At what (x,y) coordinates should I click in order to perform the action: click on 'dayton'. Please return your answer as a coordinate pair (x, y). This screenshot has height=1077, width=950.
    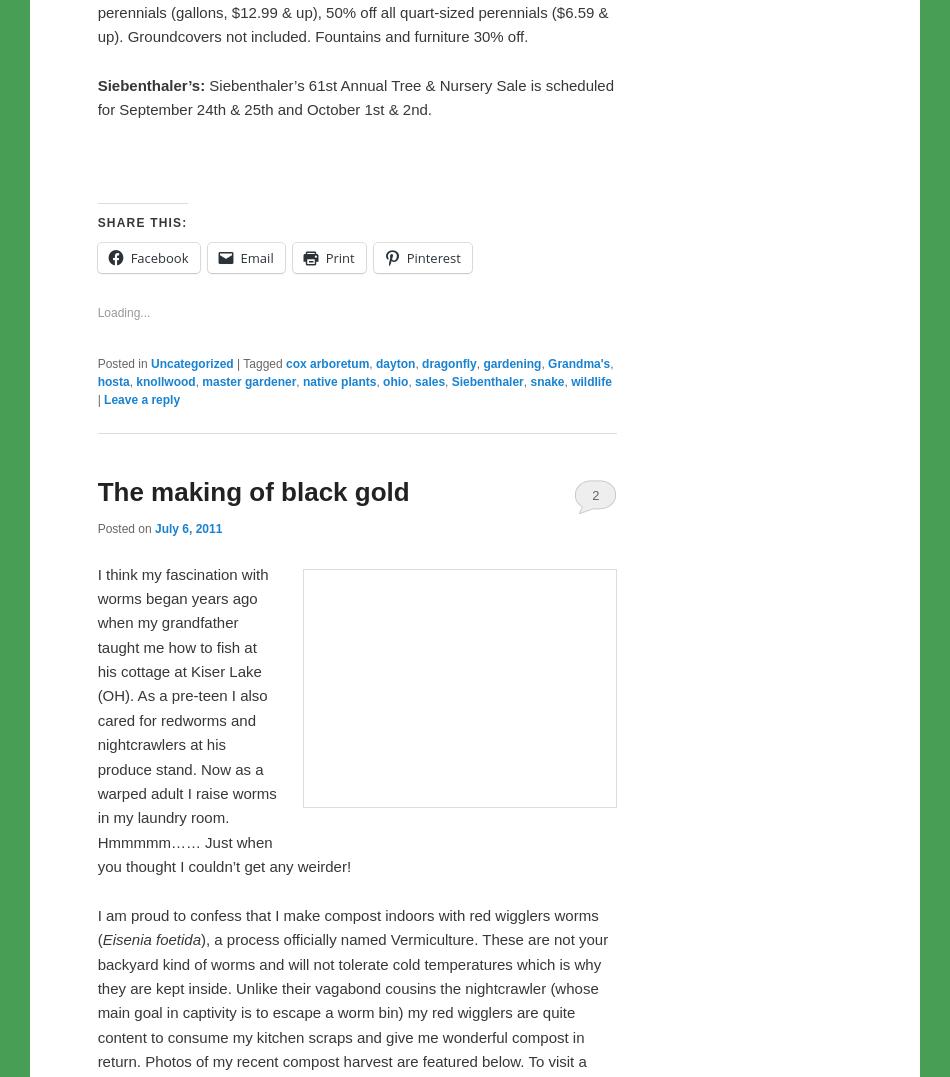
    Looking at the image, I should click on (394, 781).